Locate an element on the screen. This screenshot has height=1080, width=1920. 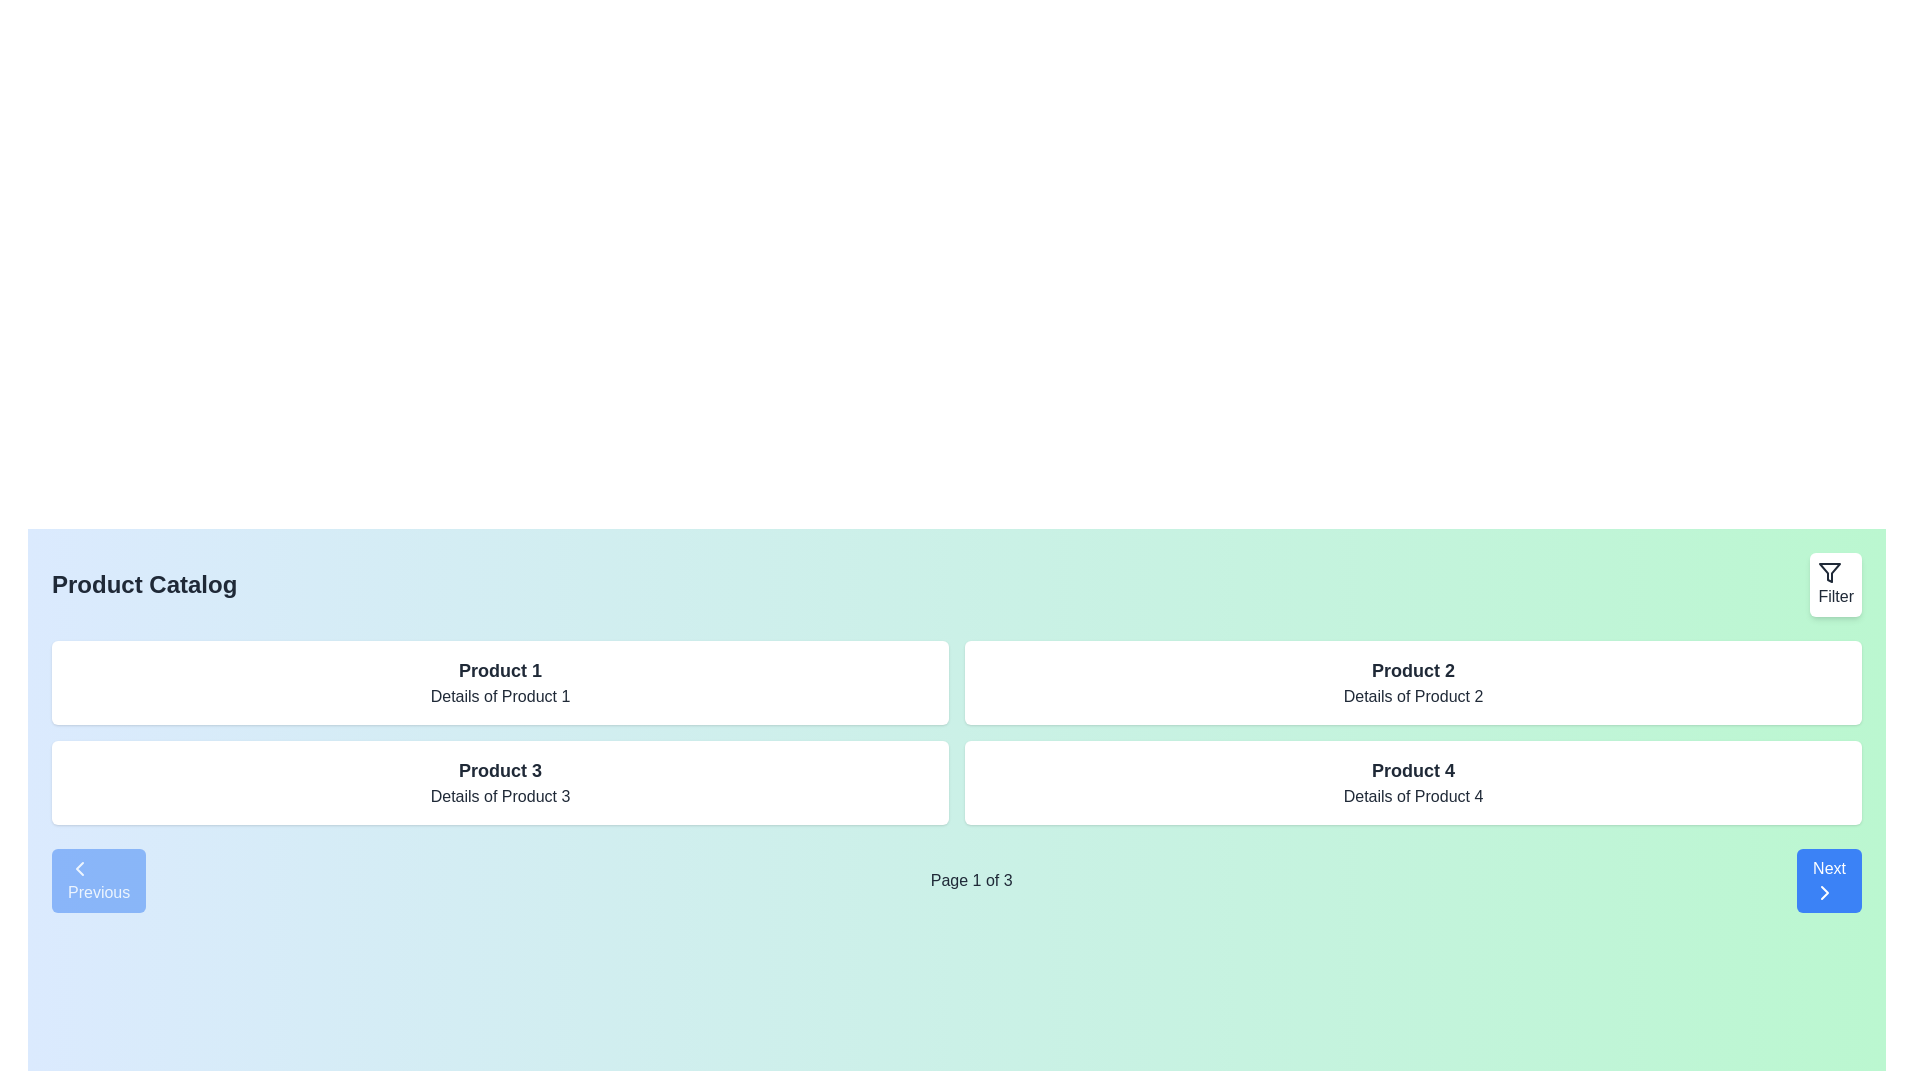
the bolded text label displaying 'Product 1' is located at coordinates (500, 671).